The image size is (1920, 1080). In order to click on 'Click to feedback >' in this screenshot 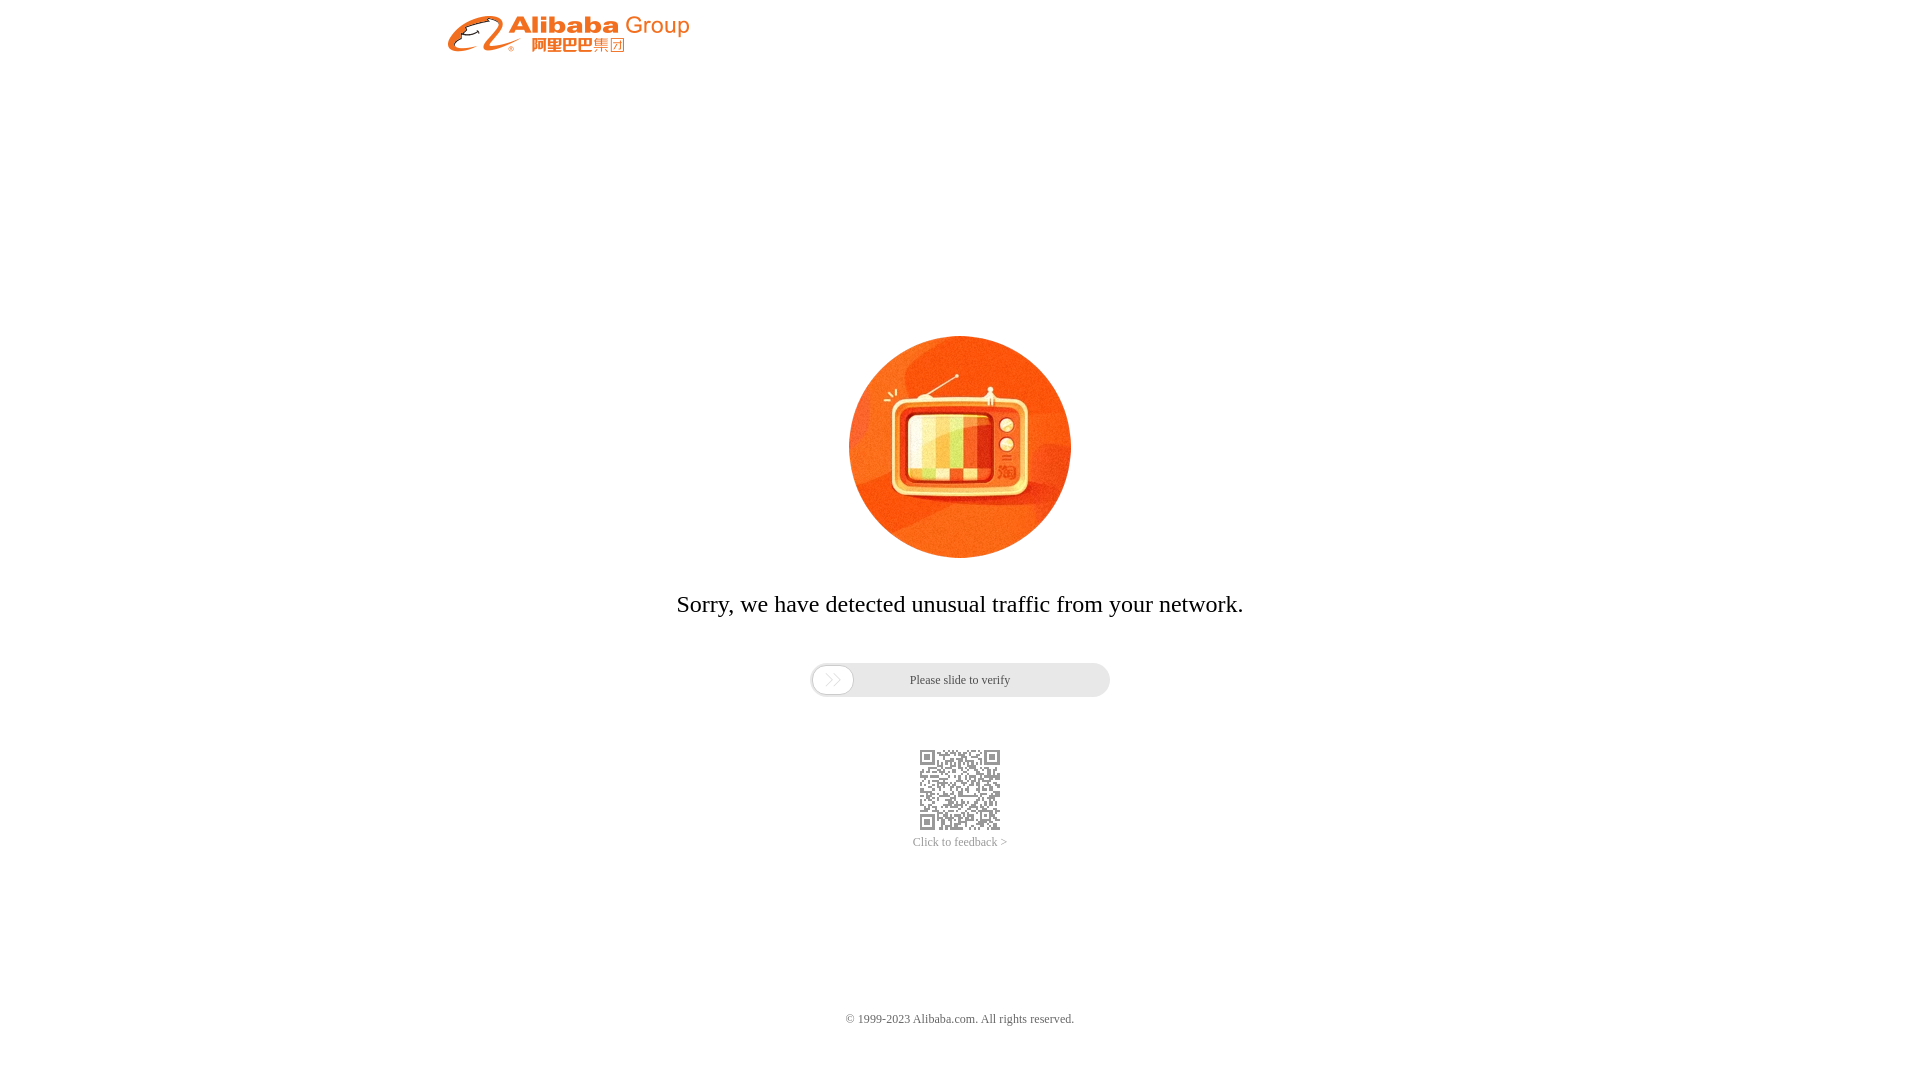, I will do `click(960, 842)`.